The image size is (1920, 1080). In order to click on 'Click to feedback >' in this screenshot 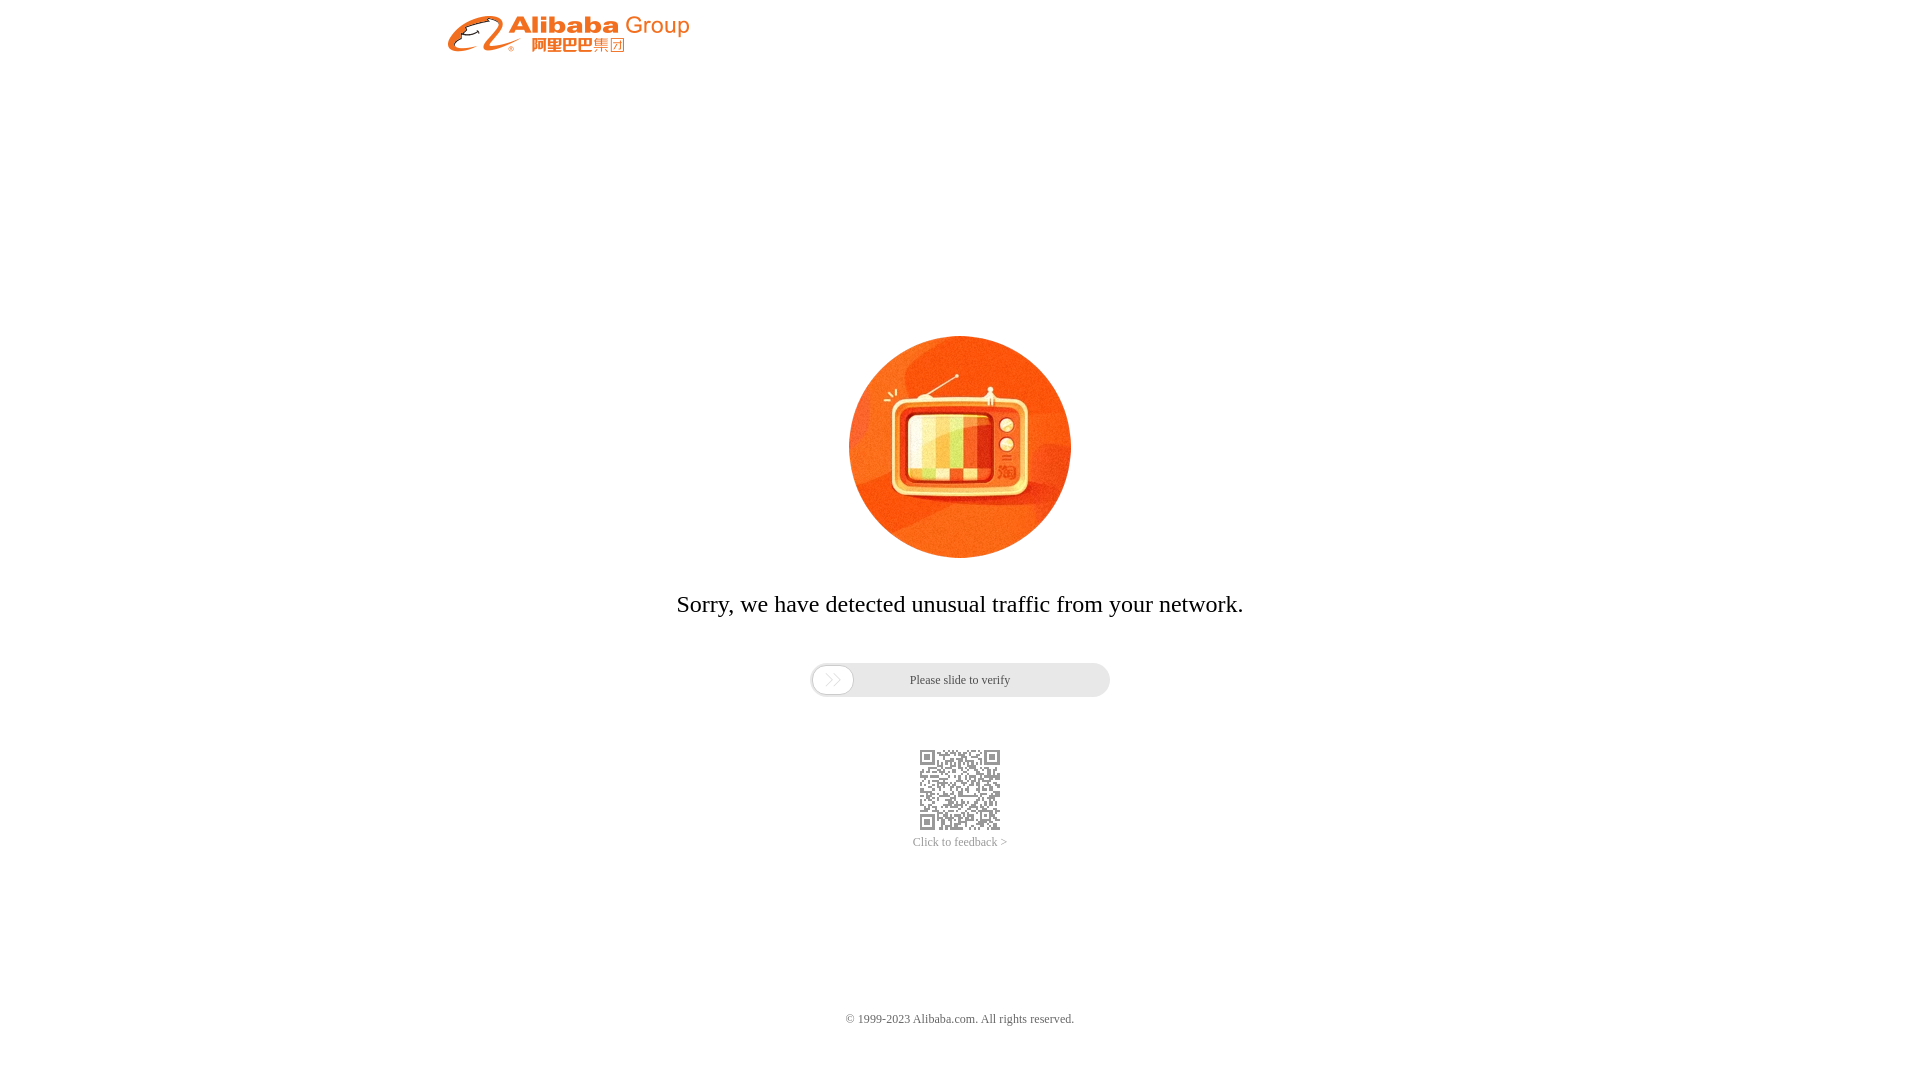, I will do `click(960, 842)`.